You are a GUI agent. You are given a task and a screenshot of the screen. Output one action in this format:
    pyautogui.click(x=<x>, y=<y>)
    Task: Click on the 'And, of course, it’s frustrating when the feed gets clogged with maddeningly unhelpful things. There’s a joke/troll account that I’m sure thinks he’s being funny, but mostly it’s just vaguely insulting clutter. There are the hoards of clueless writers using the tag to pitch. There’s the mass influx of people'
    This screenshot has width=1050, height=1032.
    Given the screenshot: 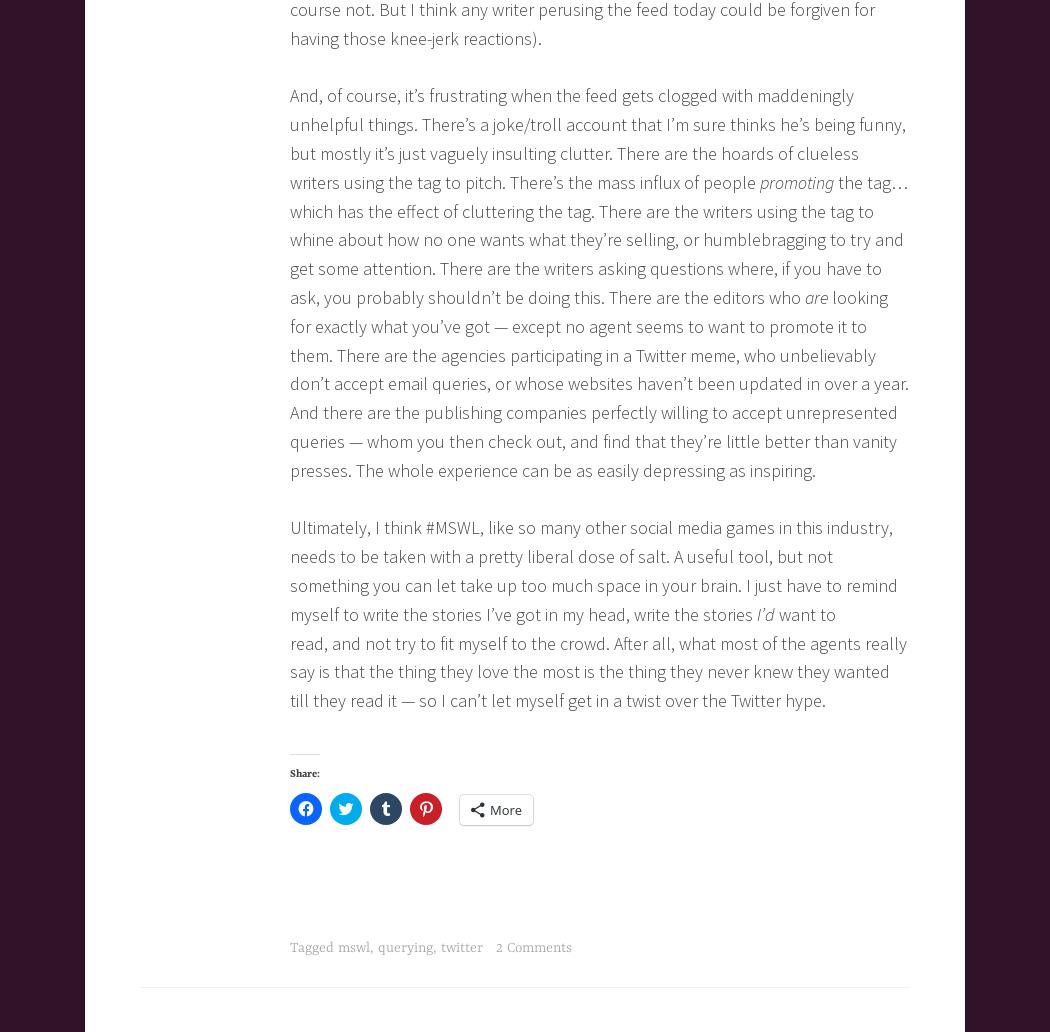 What is the action you would take?
    pyautogui.click(x=289, y=137)
    